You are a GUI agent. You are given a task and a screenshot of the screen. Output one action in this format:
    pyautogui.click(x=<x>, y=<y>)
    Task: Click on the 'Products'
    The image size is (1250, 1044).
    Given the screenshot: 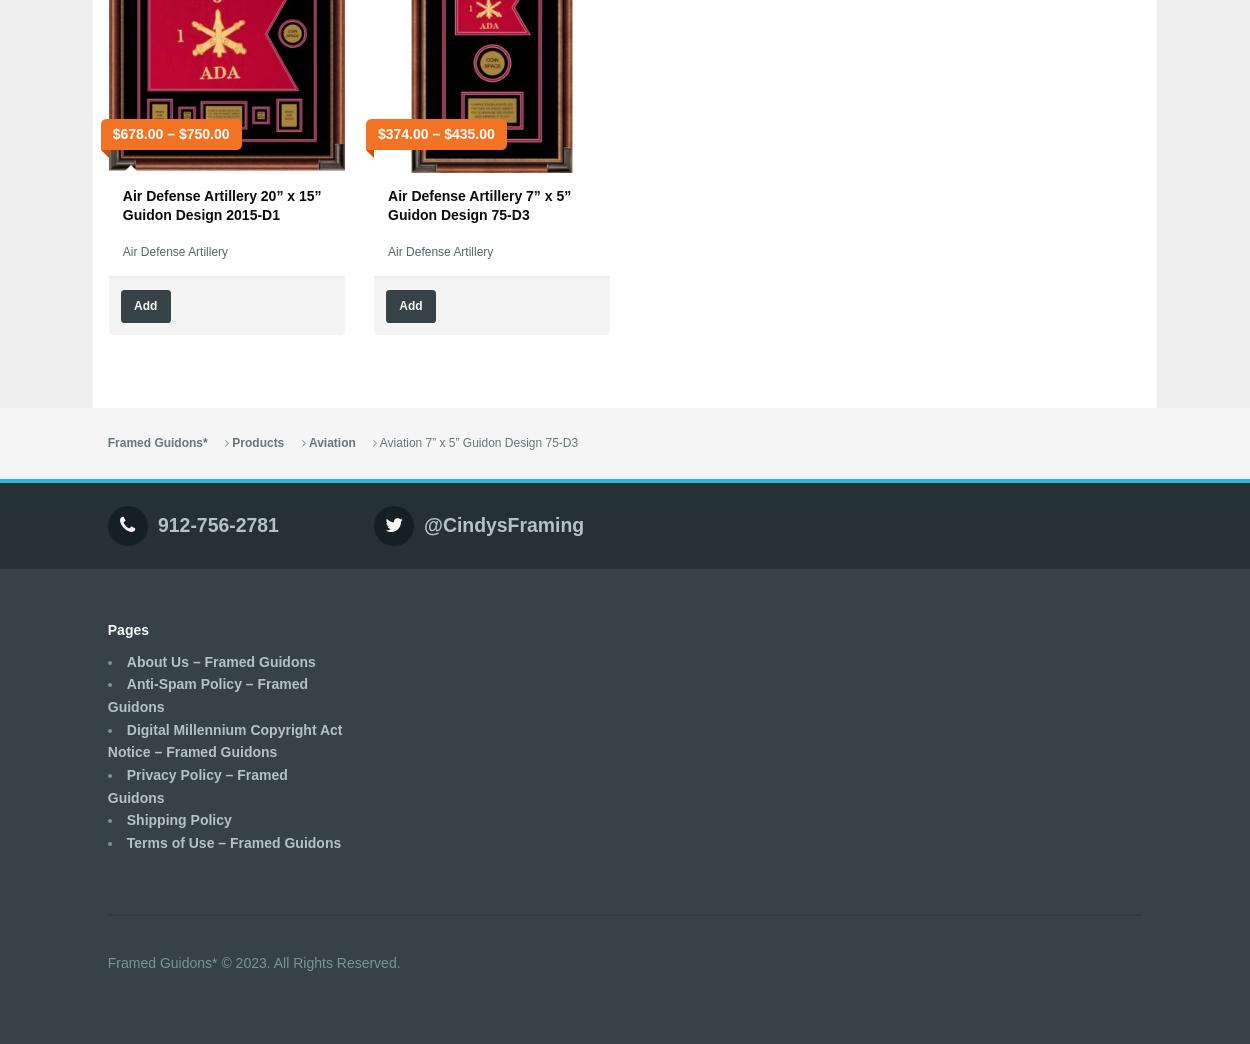 What is the action you would take?
    pyautogui.click(x=258, y=441)
    